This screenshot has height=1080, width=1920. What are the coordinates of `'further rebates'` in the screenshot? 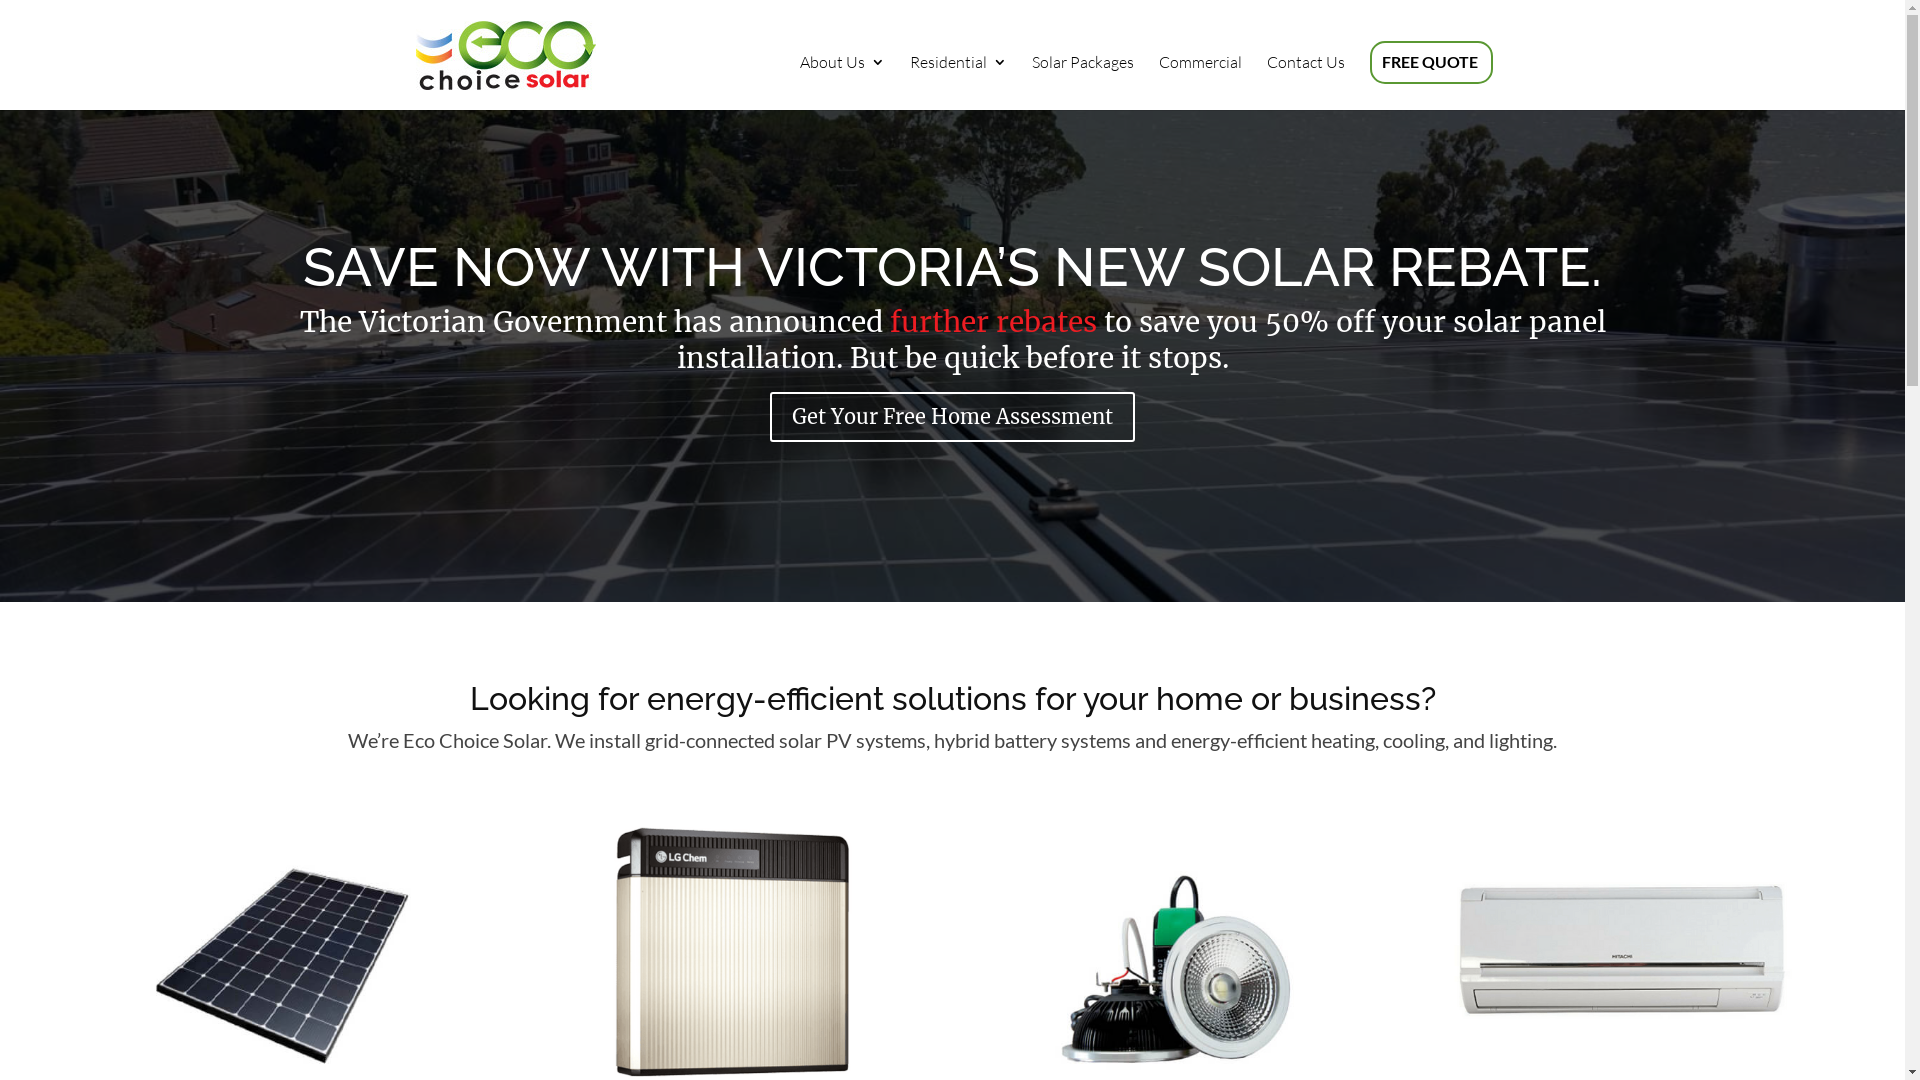 It's located at (888, 320).